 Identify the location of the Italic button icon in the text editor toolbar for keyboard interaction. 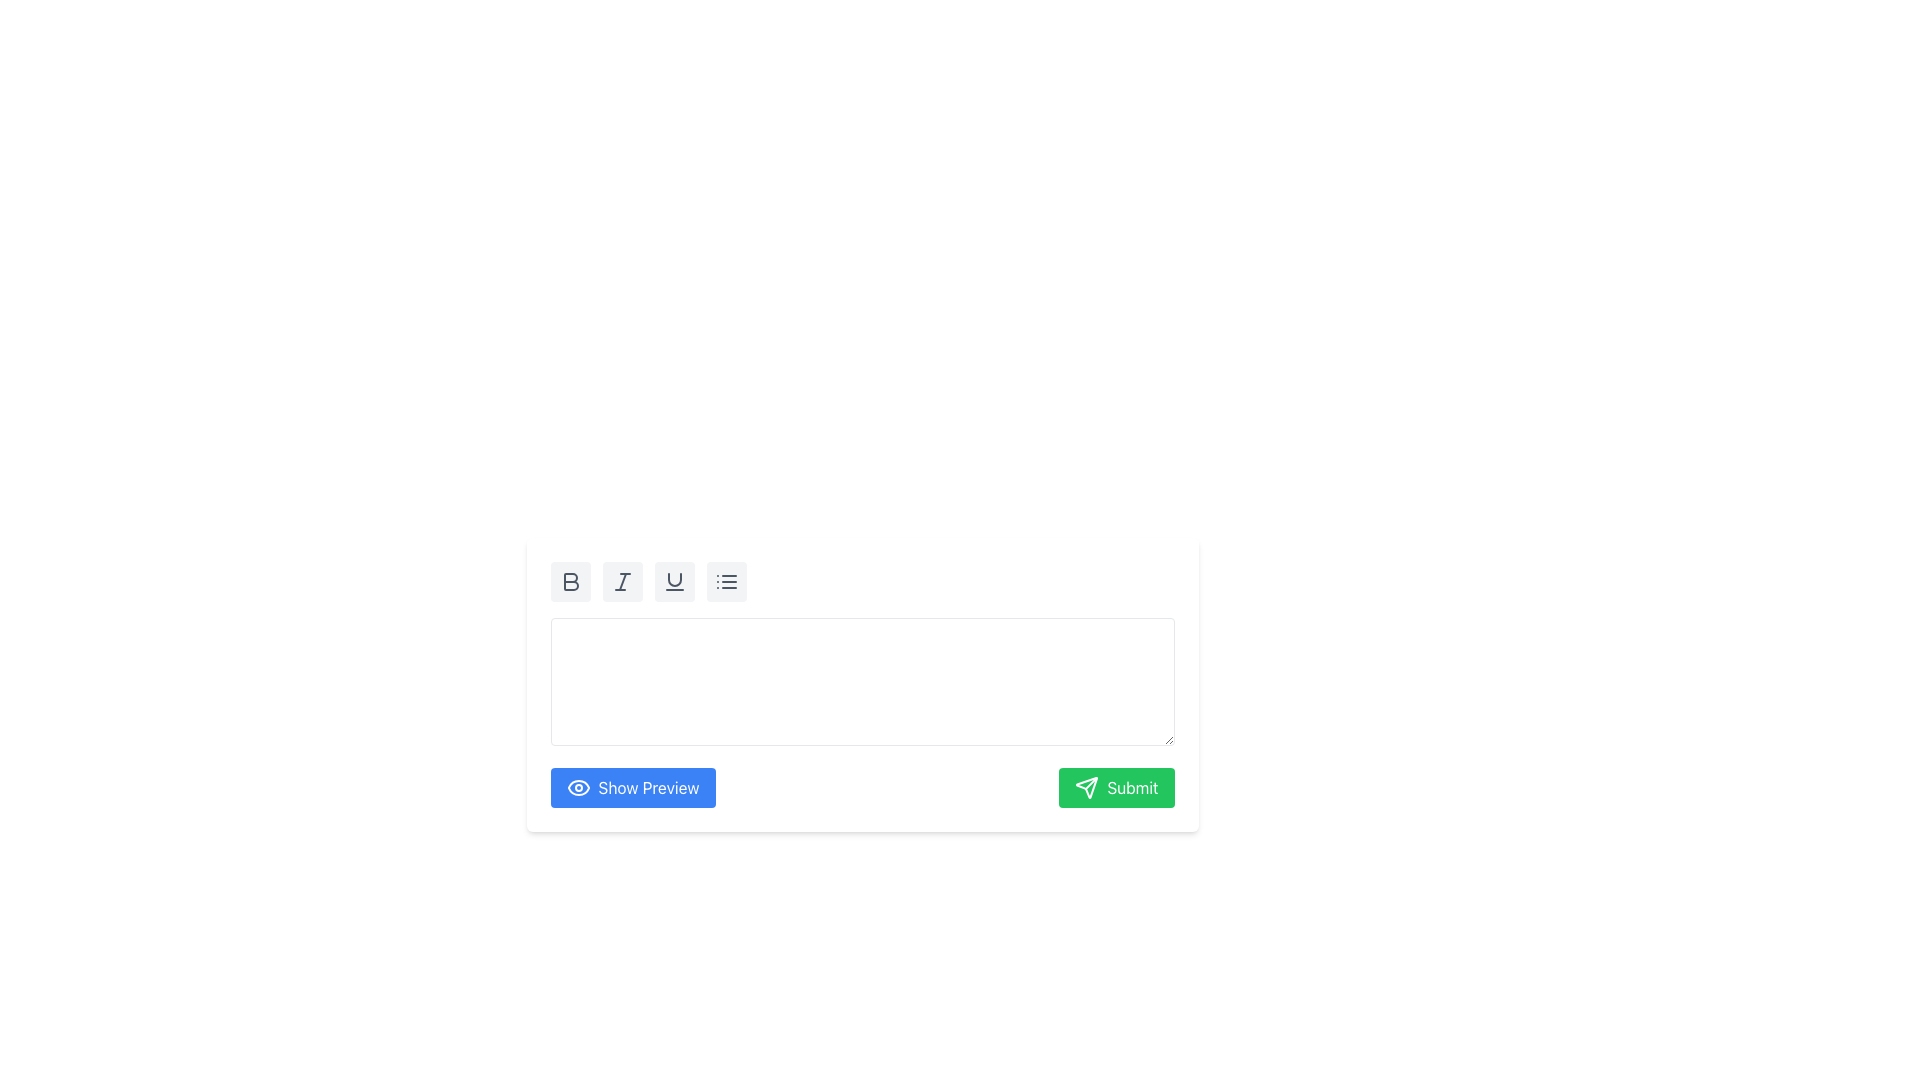
(621, 582).